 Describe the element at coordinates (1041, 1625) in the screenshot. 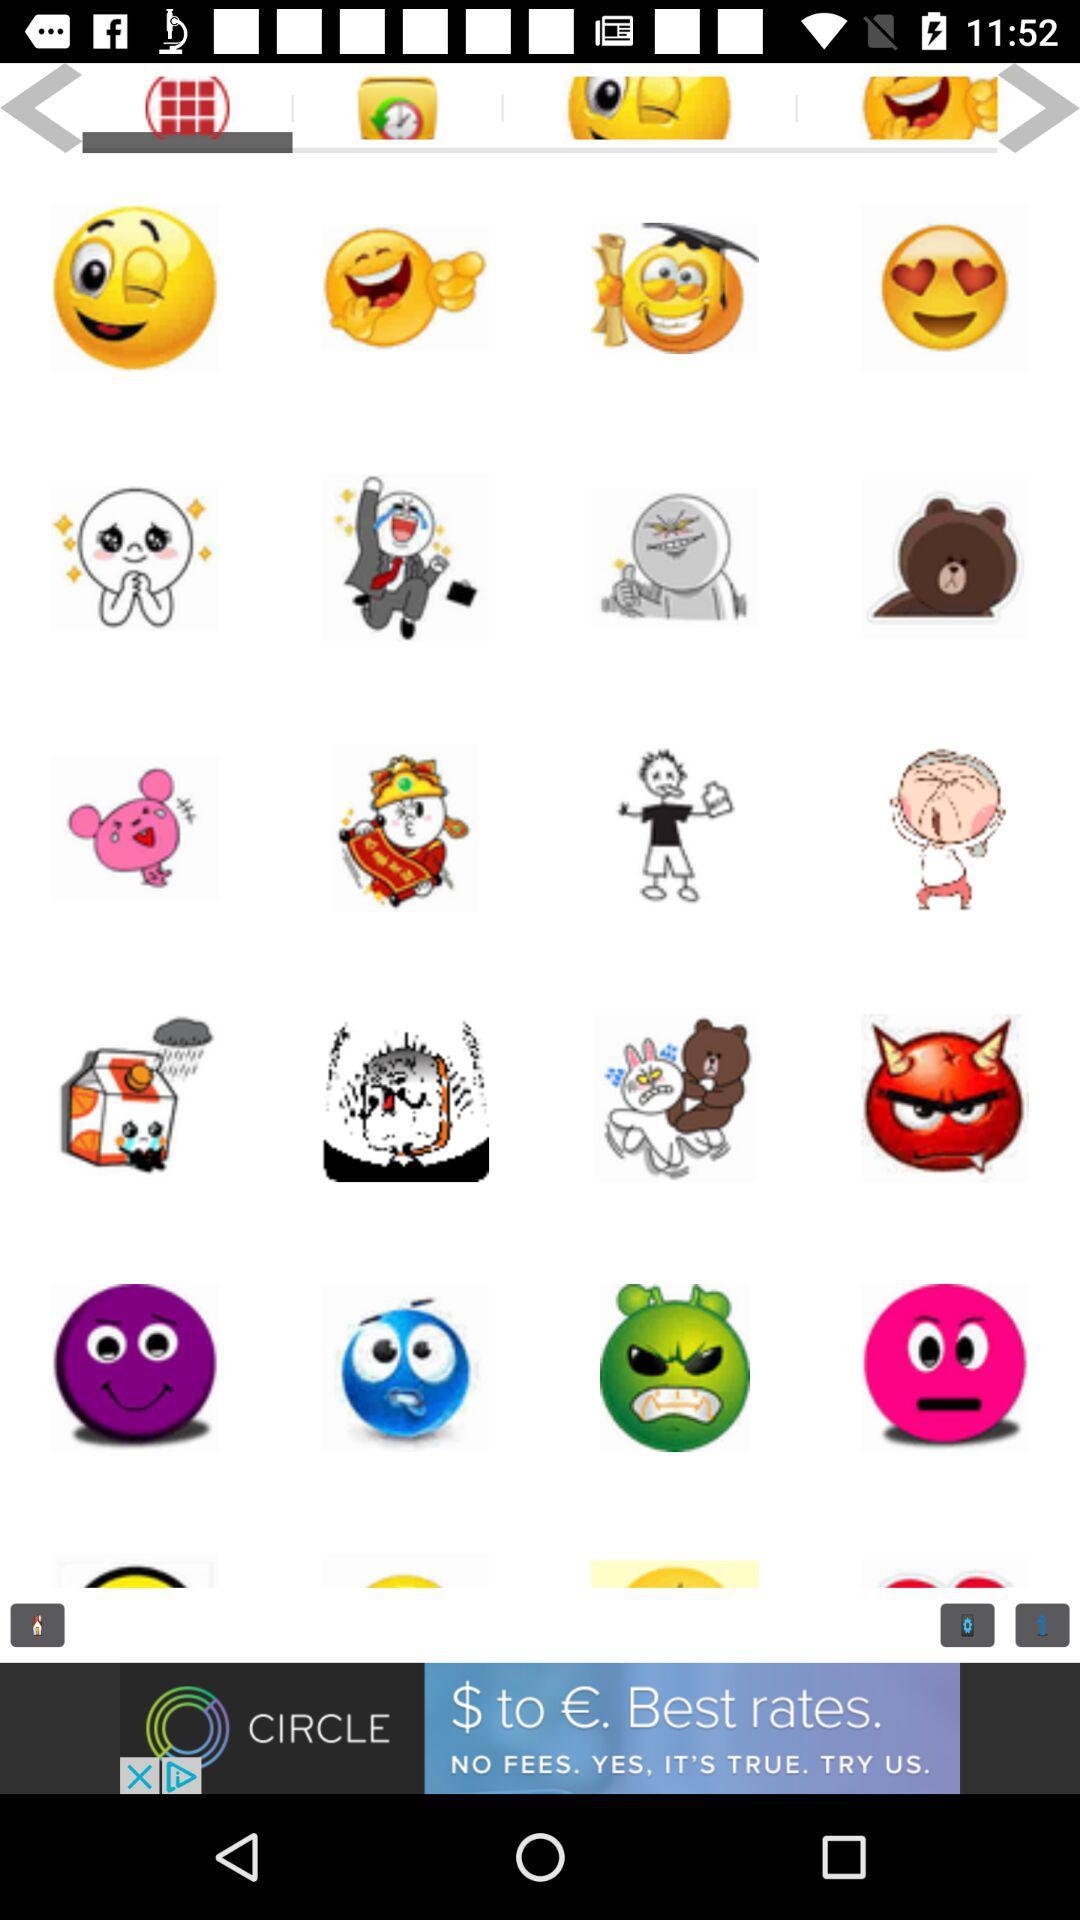

I see `counting option` at that location.